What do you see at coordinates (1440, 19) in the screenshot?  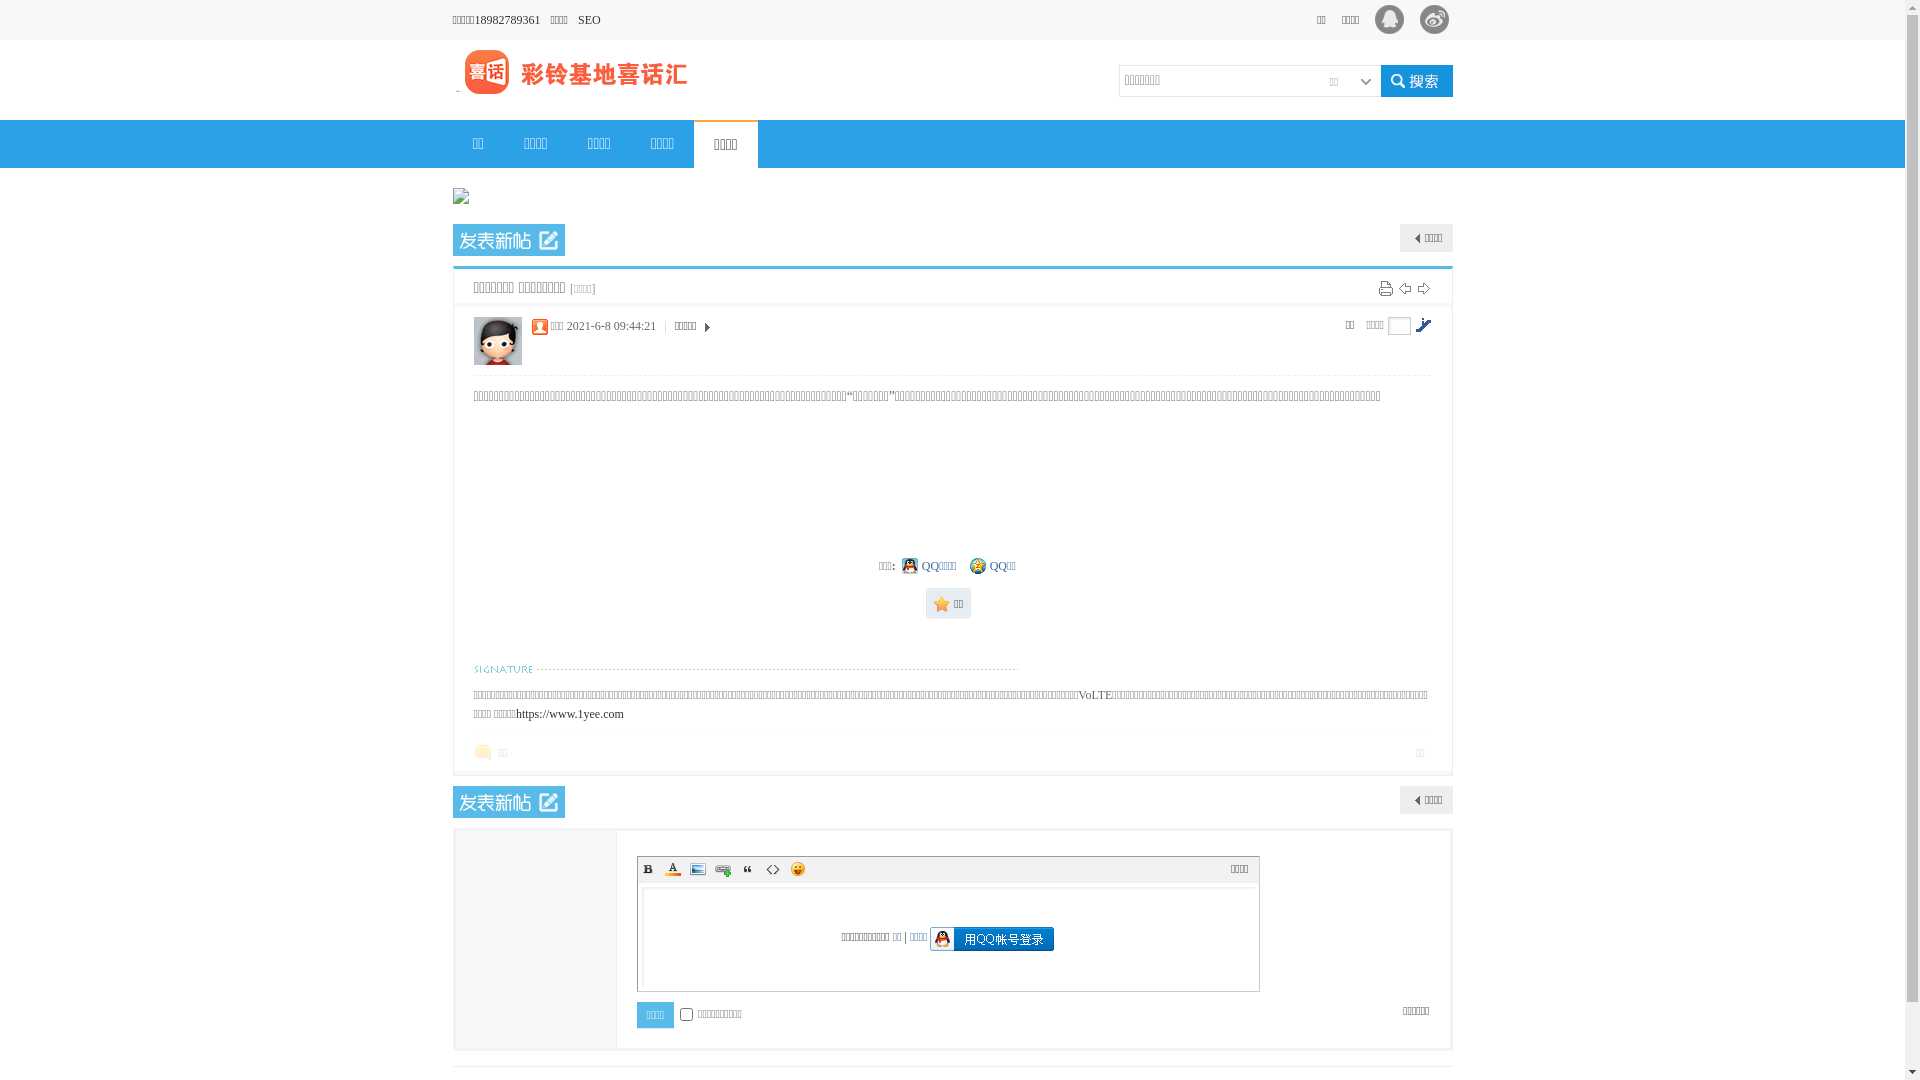 I see `'weibo'` at bounding box center [1440, 19].